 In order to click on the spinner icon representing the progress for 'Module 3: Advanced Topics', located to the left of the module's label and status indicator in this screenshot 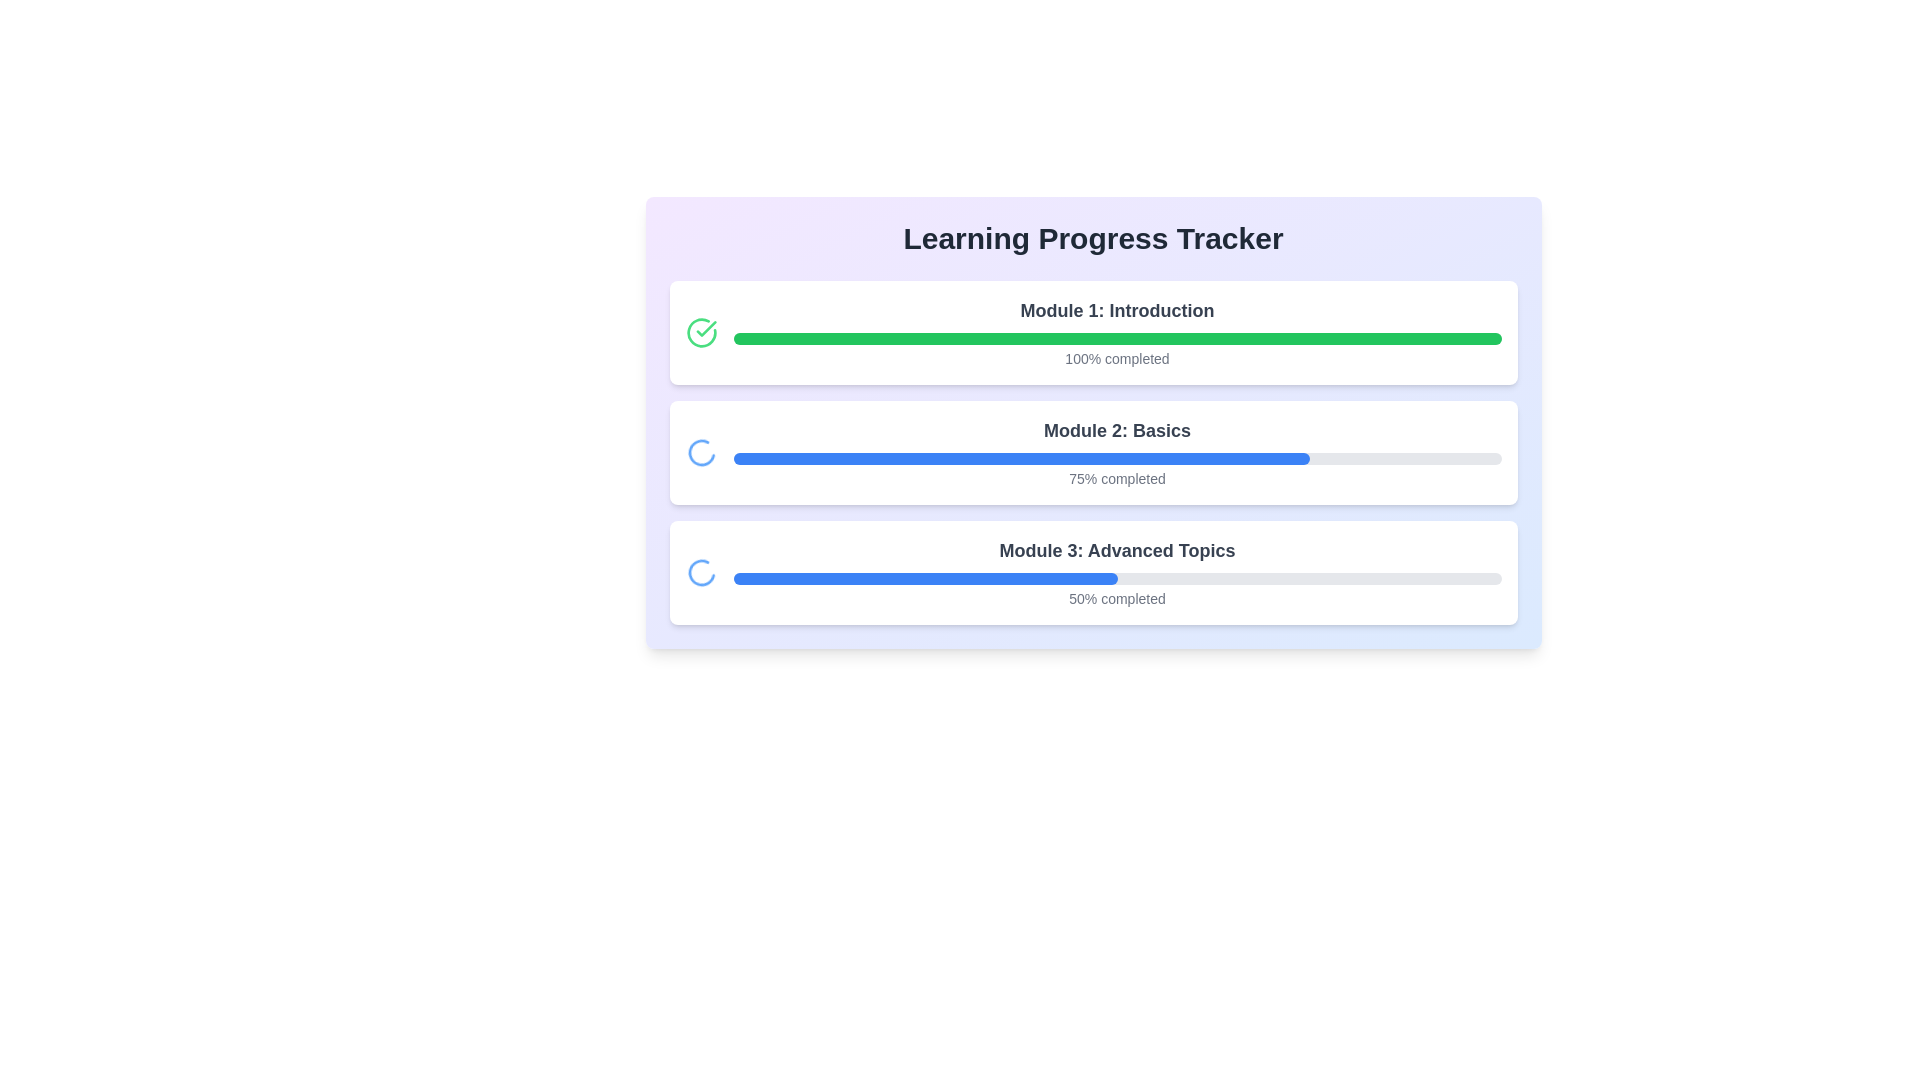, I will do `click(701, 573)`.